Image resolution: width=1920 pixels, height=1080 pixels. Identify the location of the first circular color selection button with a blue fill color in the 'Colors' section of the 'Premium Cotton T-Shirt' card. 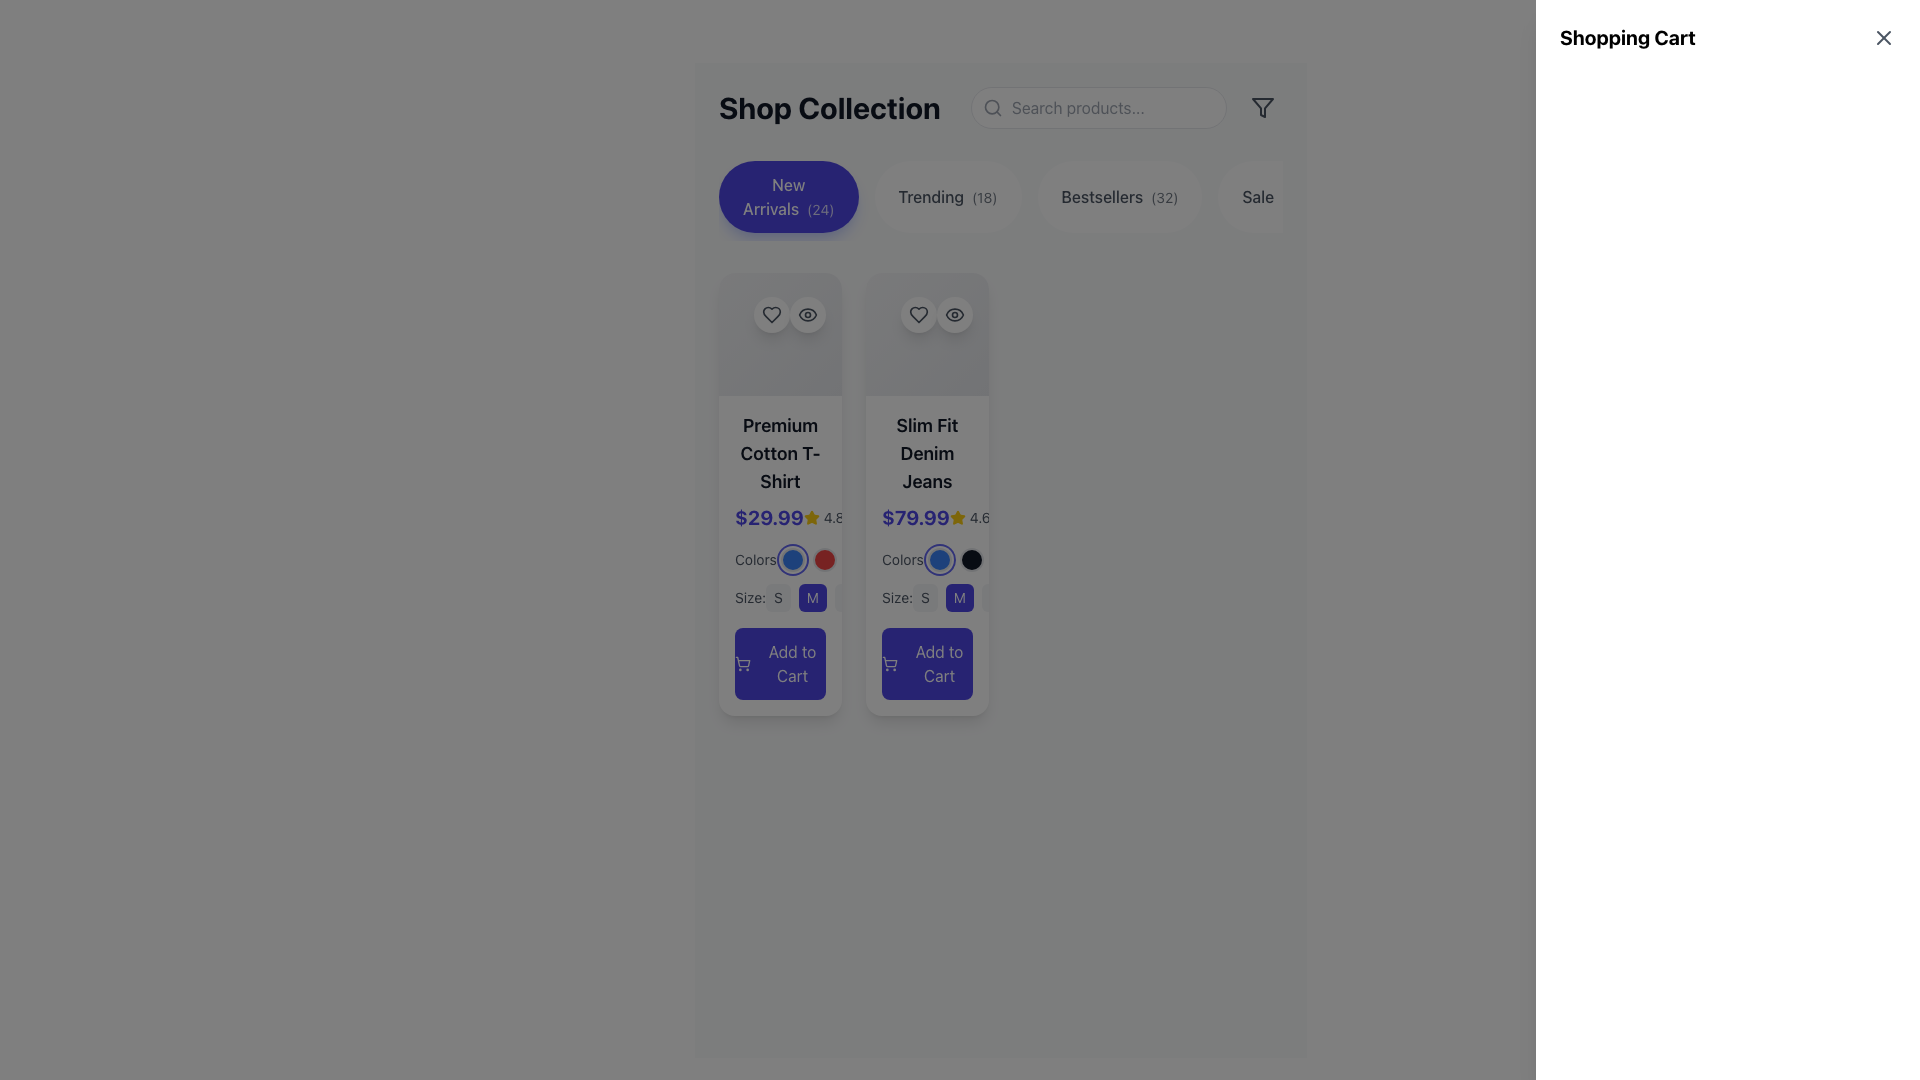
(791, 559).